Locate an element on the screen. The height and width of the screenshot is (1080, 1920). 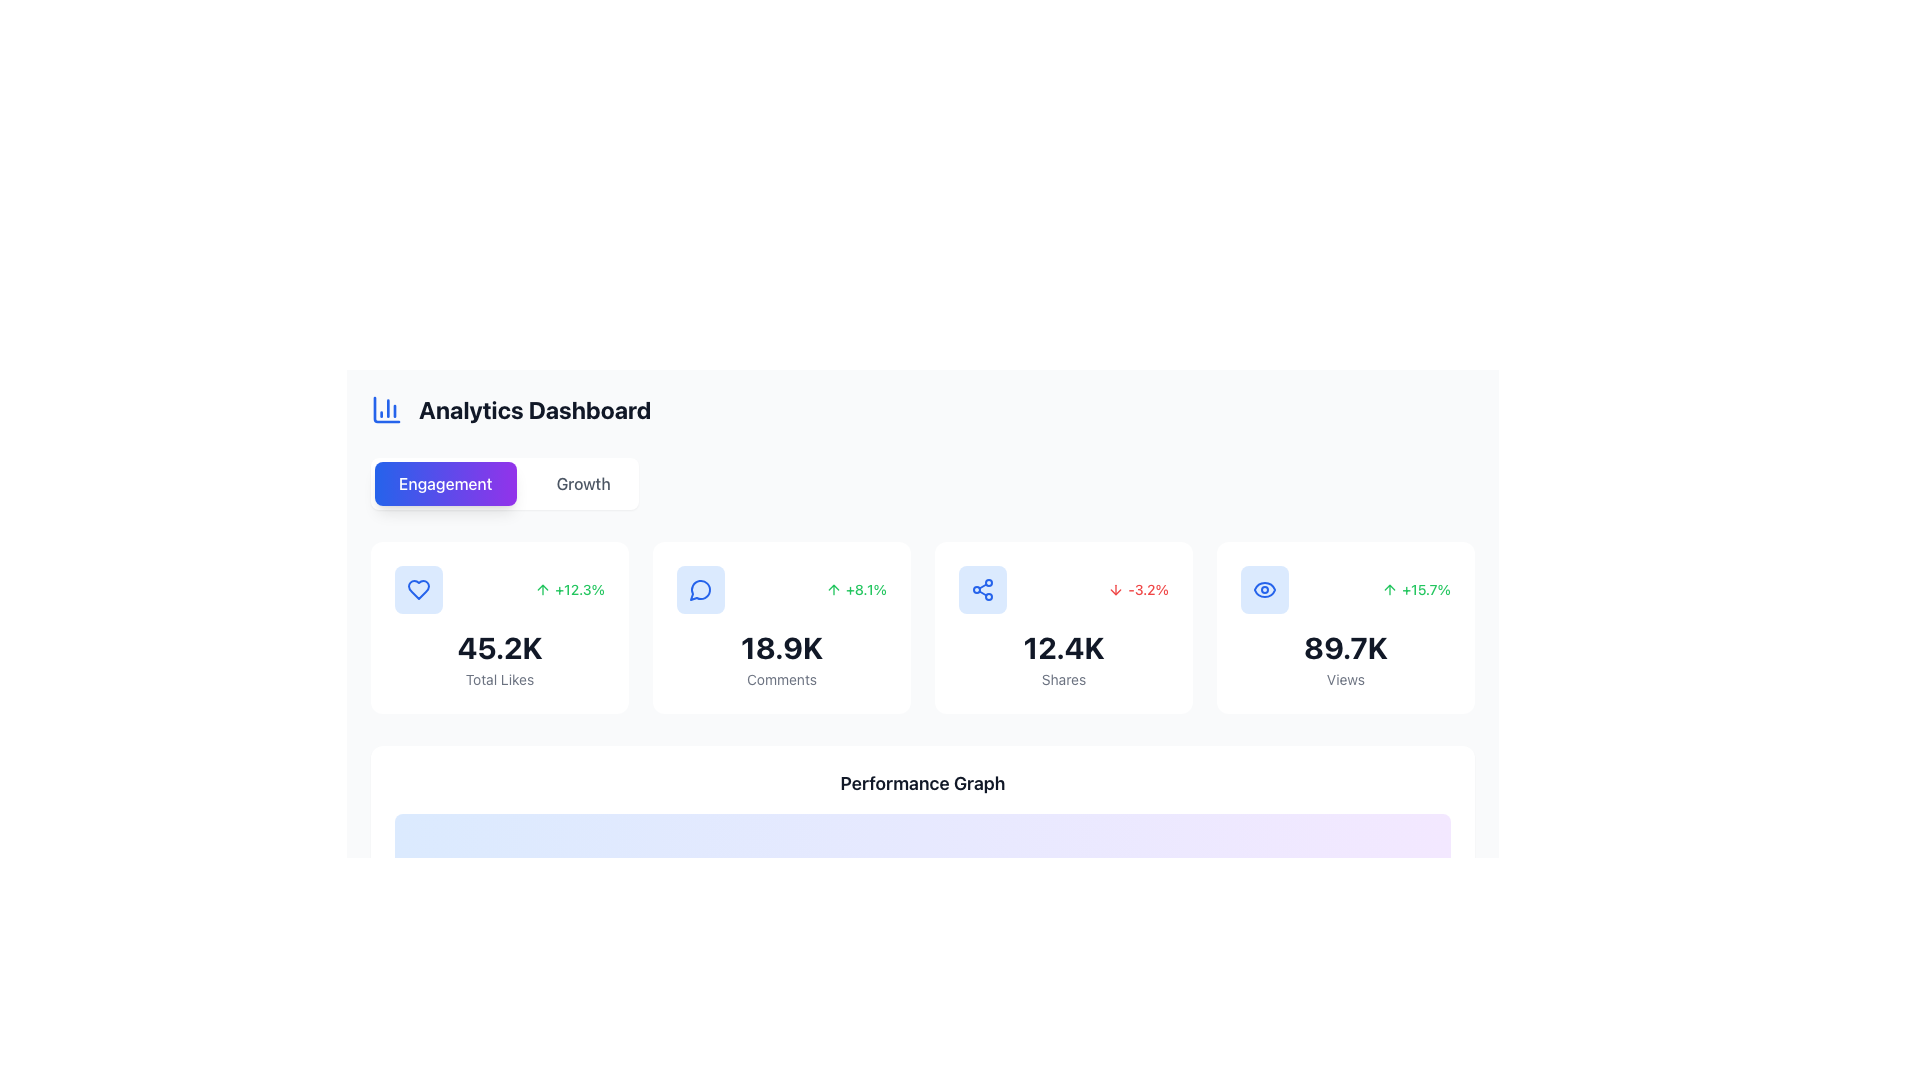
the heart icon in the Engagement section of the Analytics Dashboard, which represents total likes and is positioned to the left of the Comments icon is located at coordinates (417, 589).